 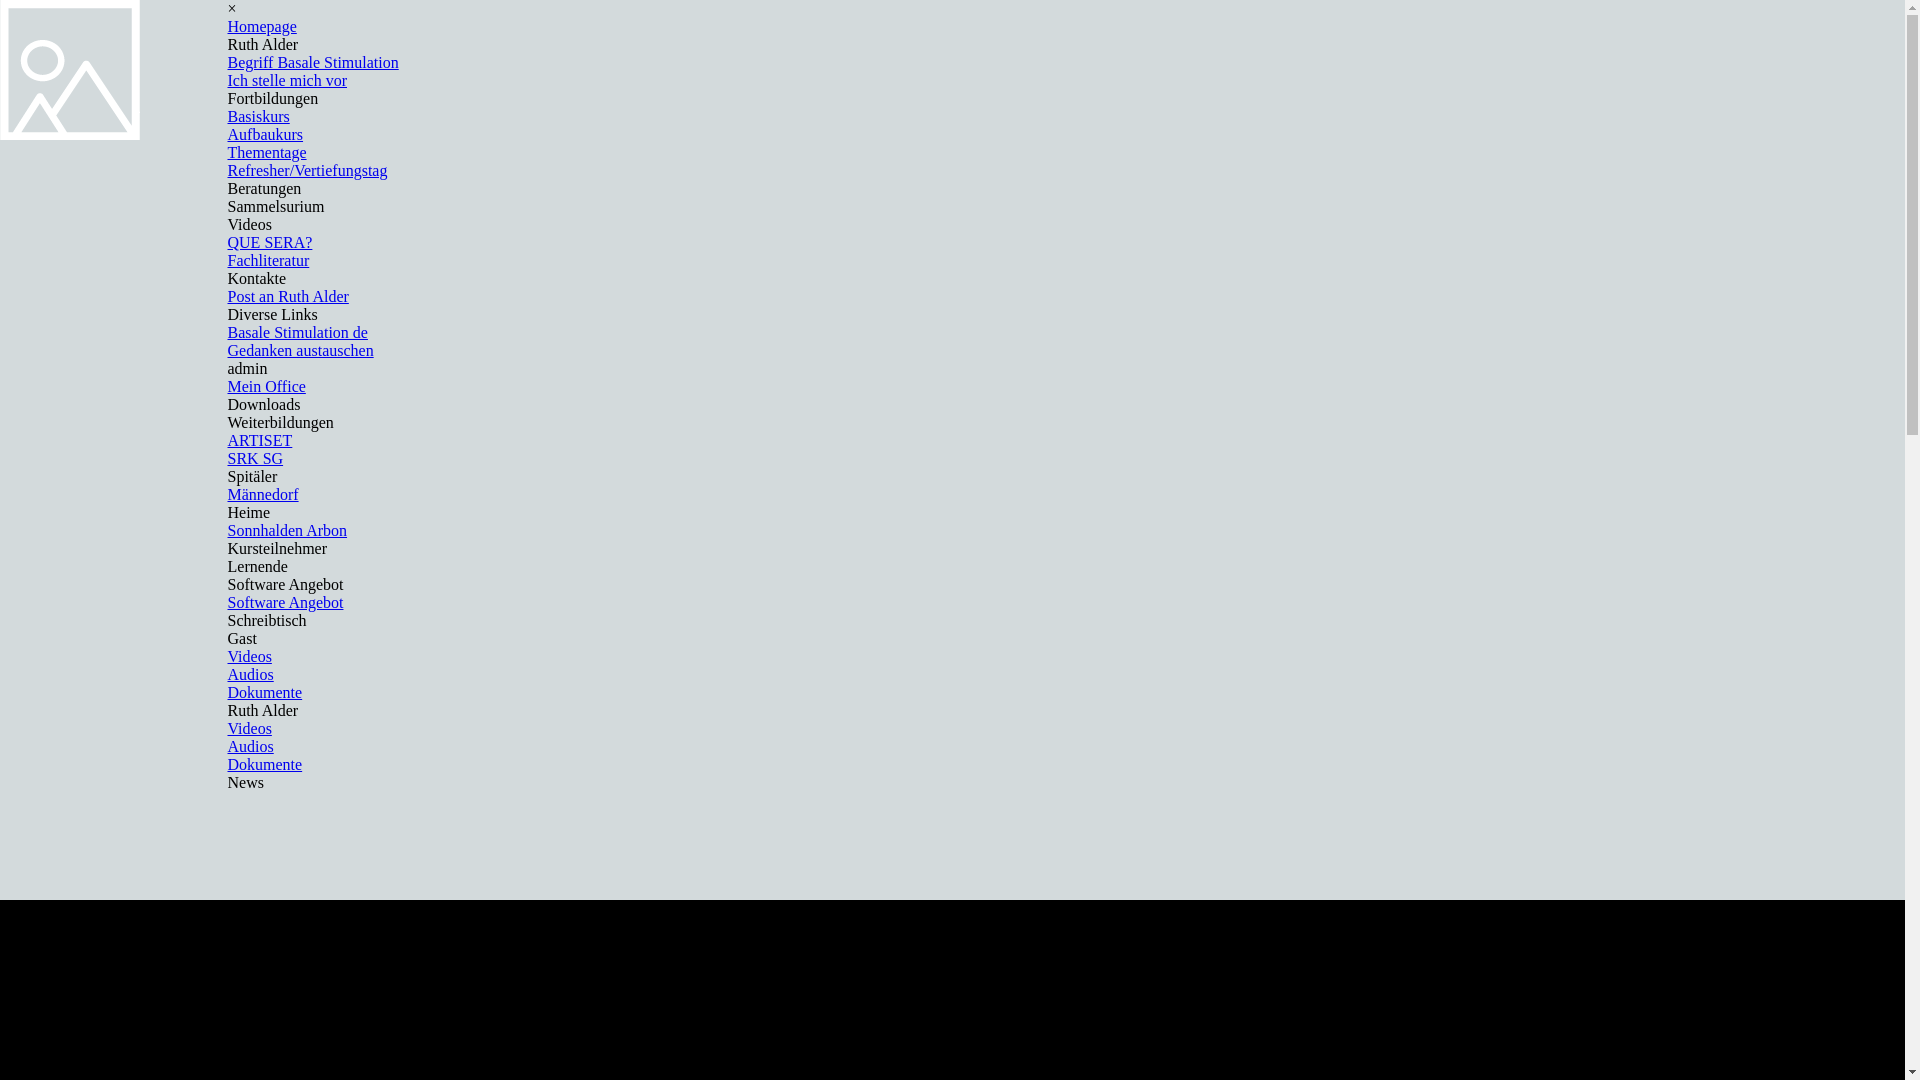 What do you see at coordinates (306, 169) in the screenshot?
I see `'Refresher/Vertiefungstag'` at bounding box center [306, 169].